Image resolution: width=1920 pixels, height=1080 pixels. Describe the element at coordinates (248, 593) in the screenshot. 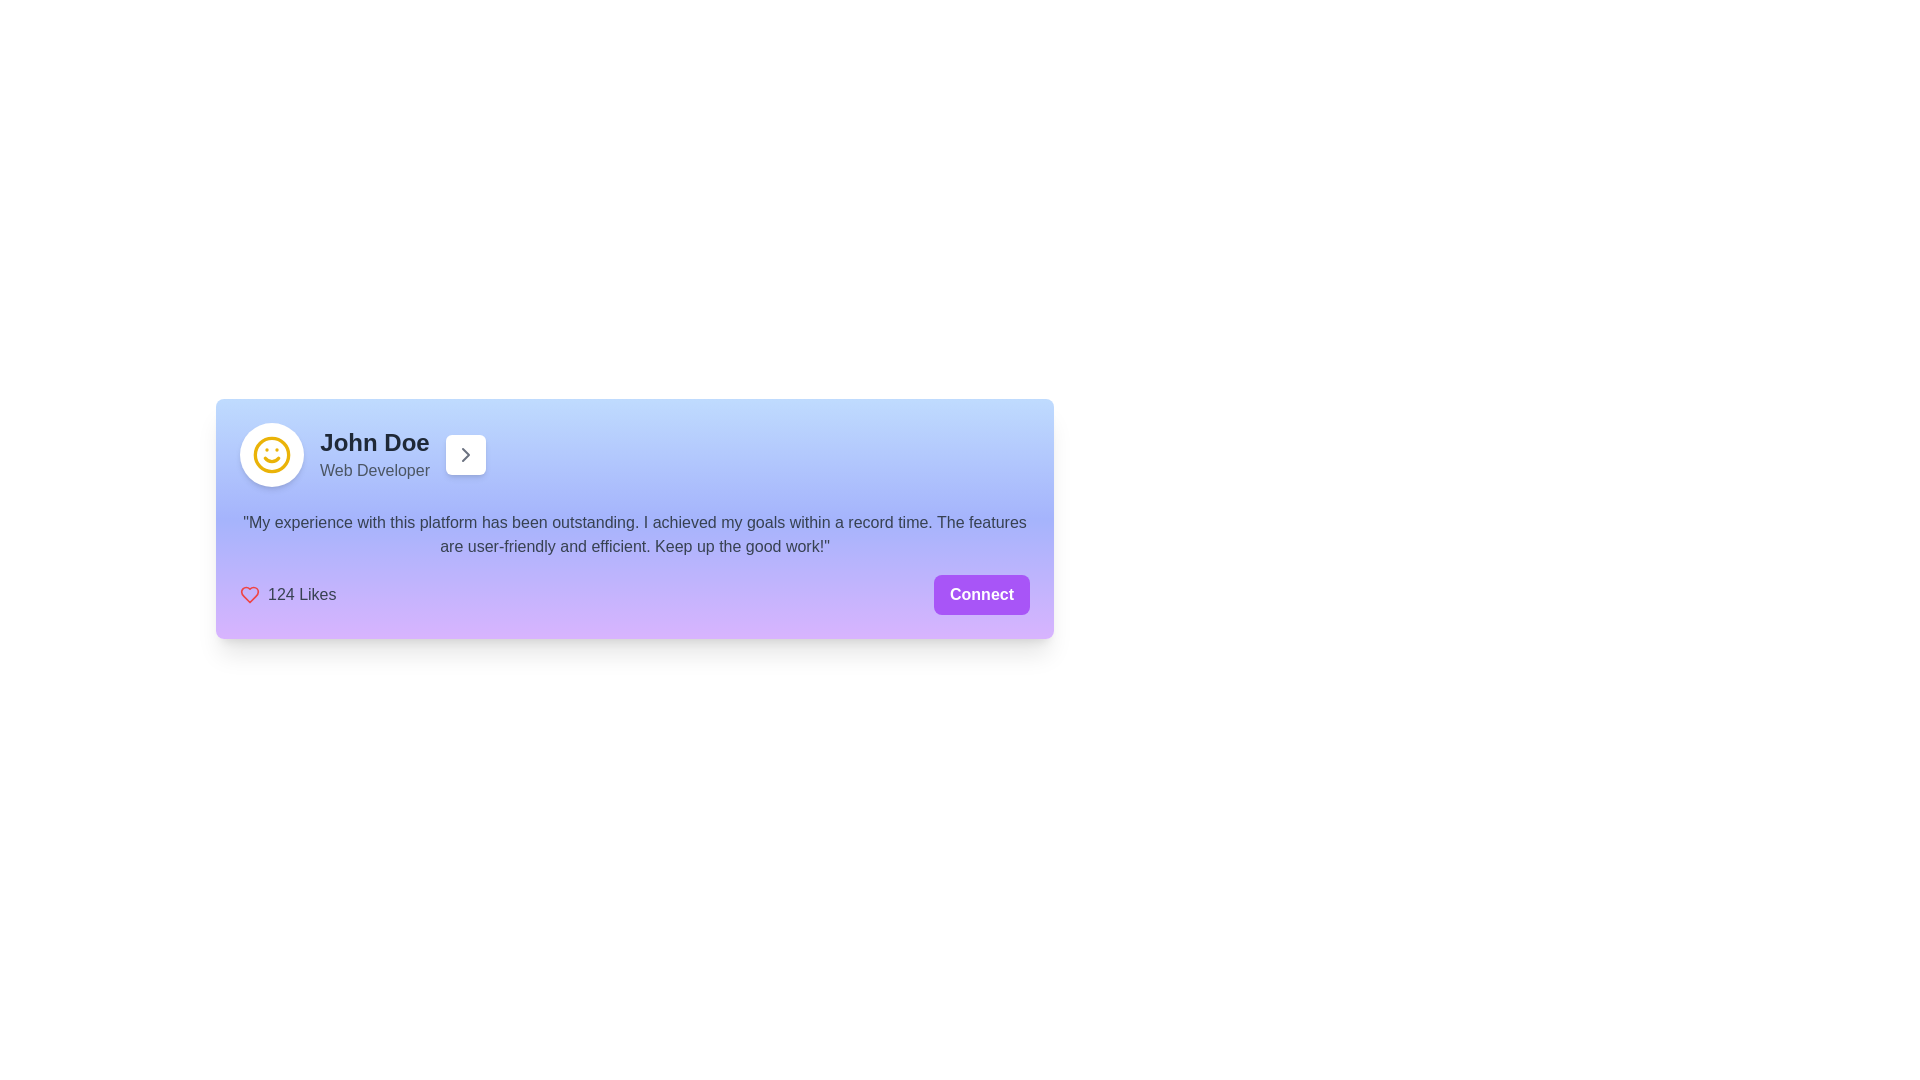

I see `the heart-shaped icon located at the bottom left of the card component, which represents 'likes' or 'favorites' functionality` at that location.